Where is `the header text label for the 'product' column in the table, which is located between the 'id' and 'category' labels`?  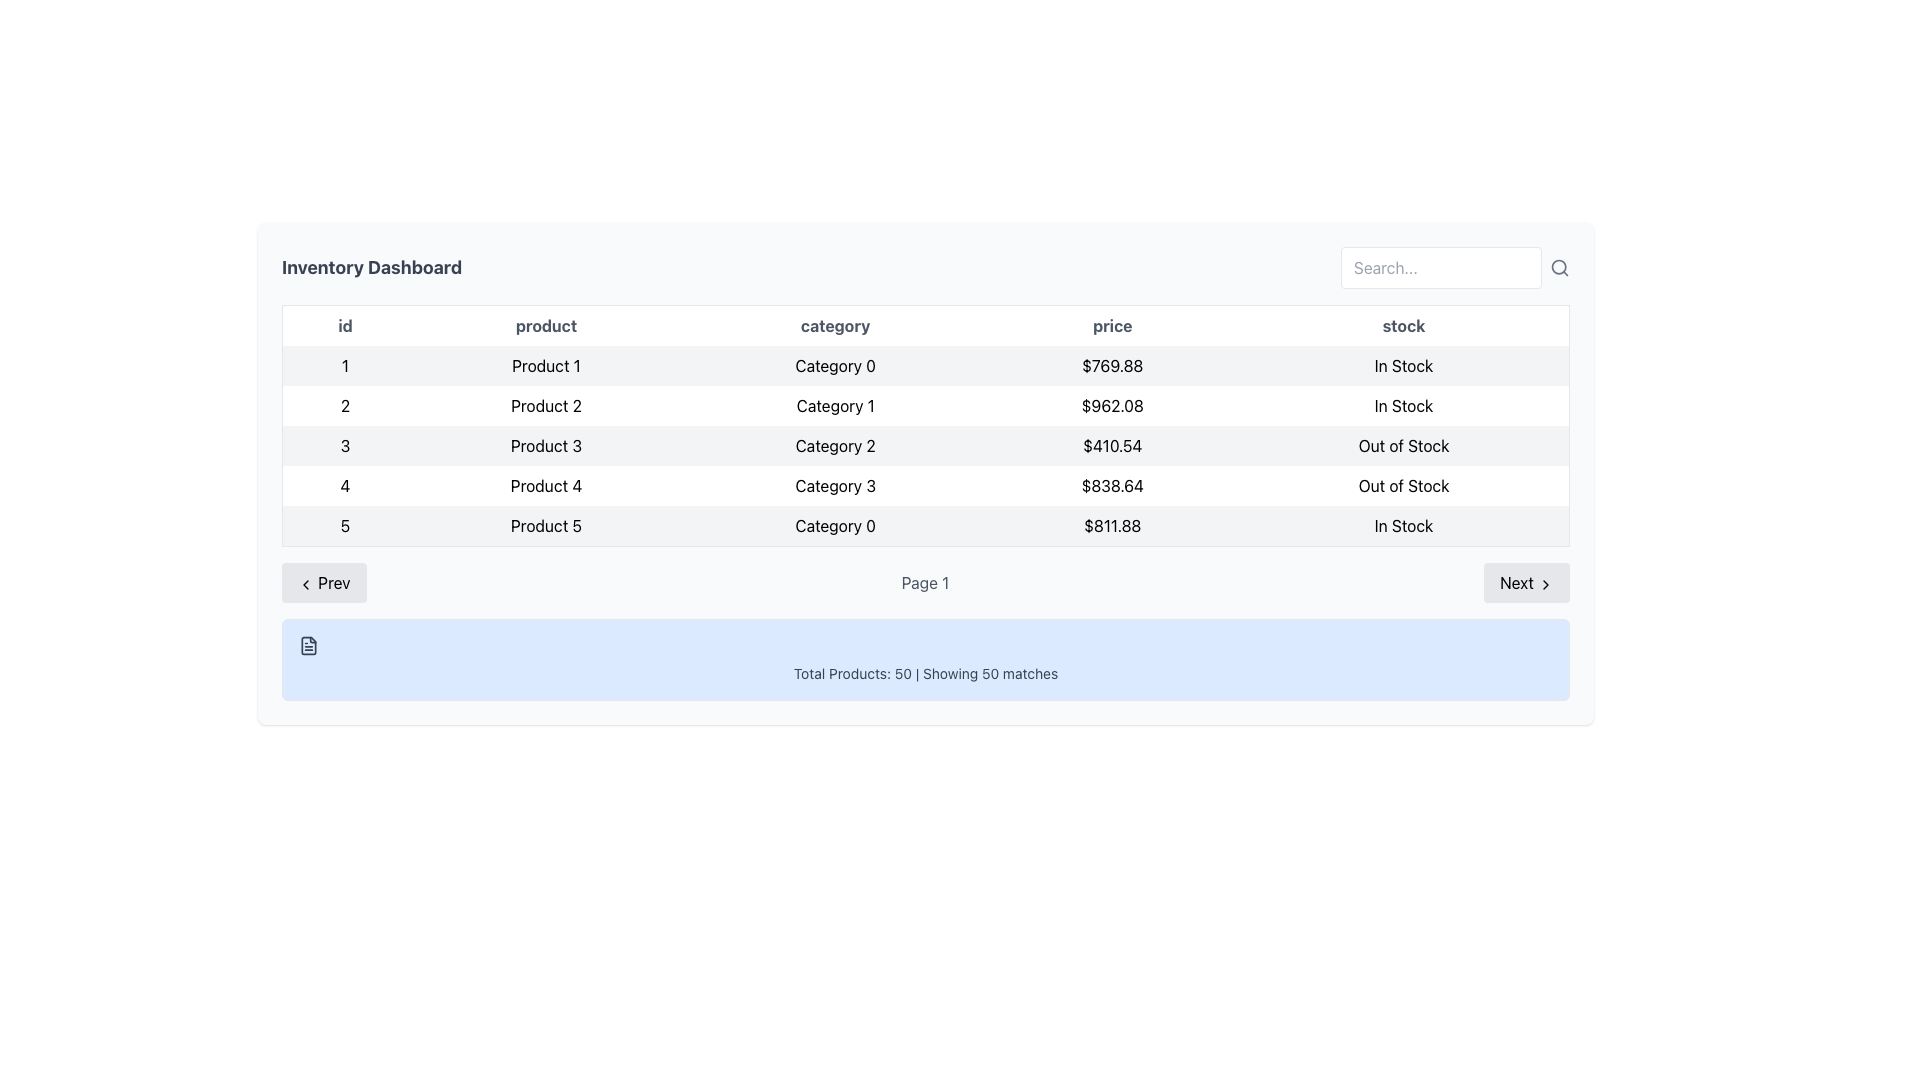
the header text label for the 'product' column in the table, which is located between the 'id' and 'category' labels is located at coordinates (546, 324).